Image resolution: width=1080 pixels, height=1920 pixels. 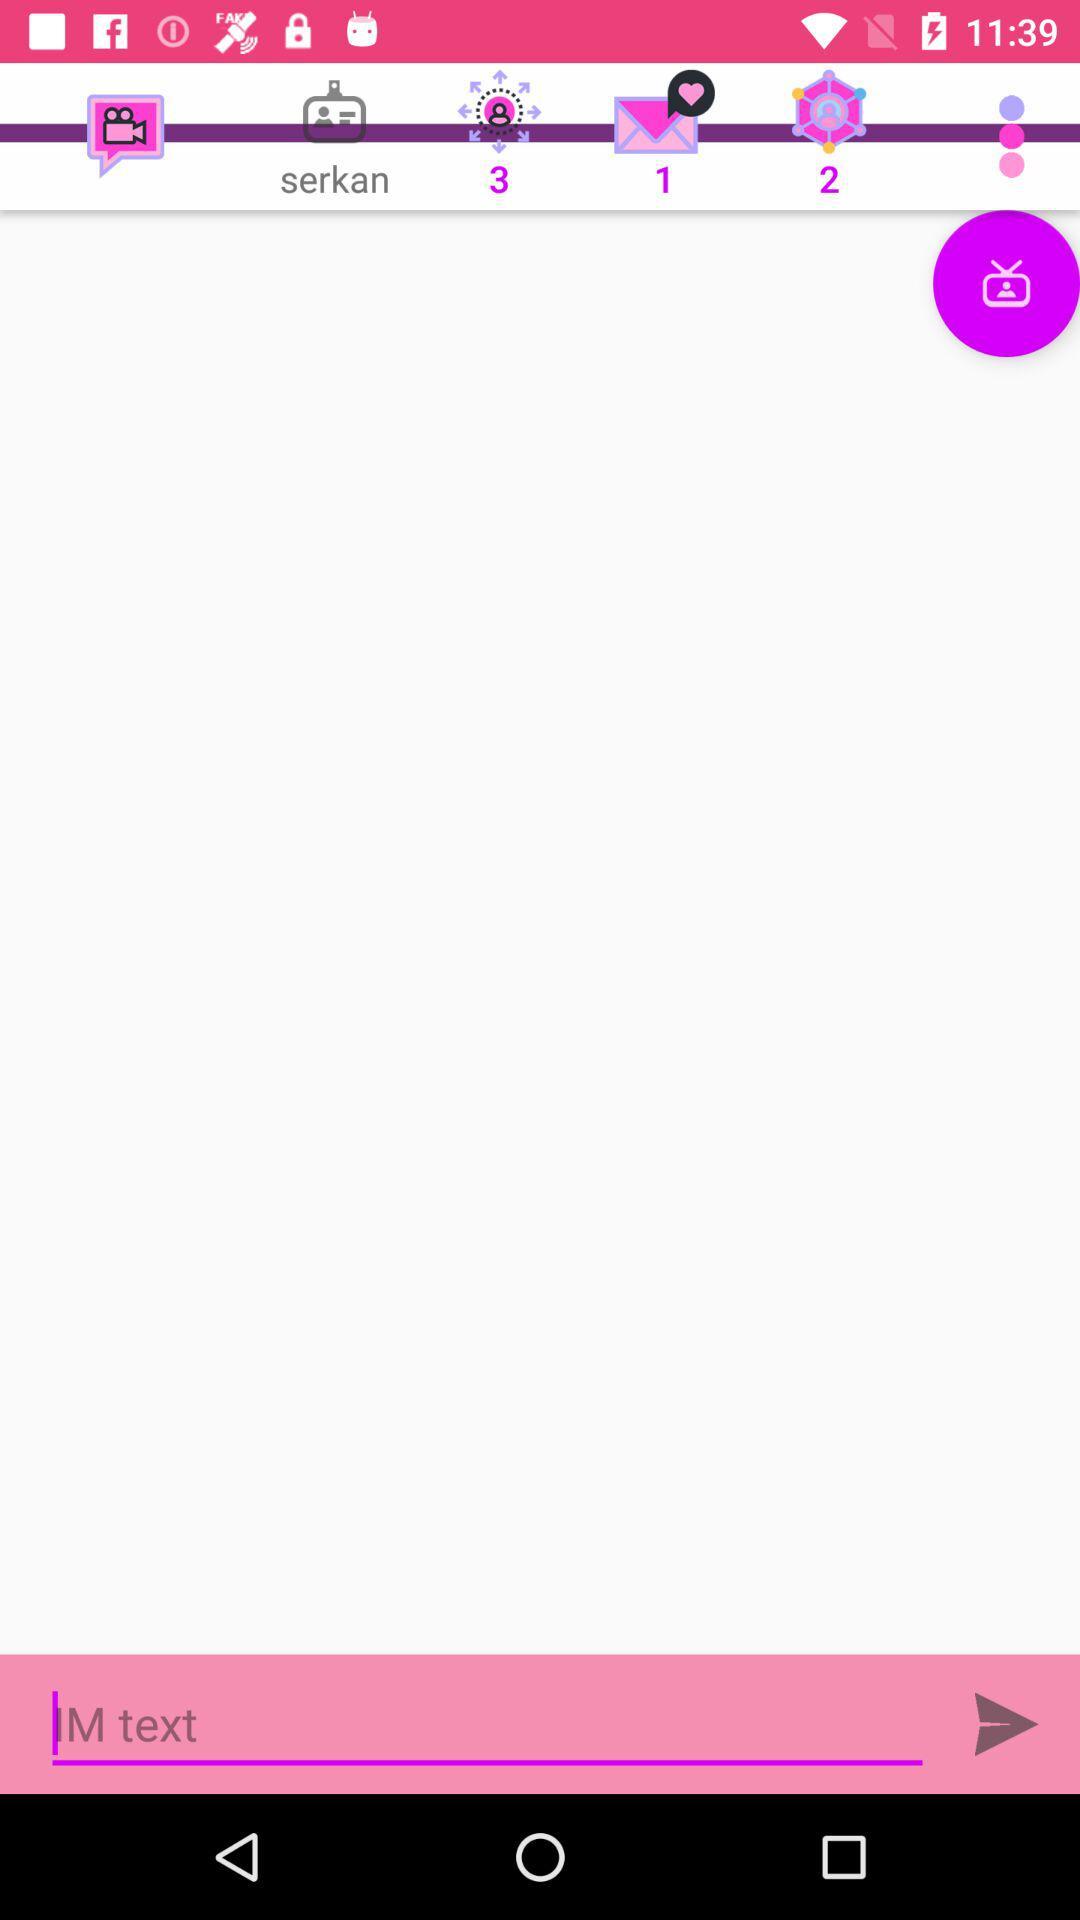 I want to click on send message, so click(x=1006, y=1723).